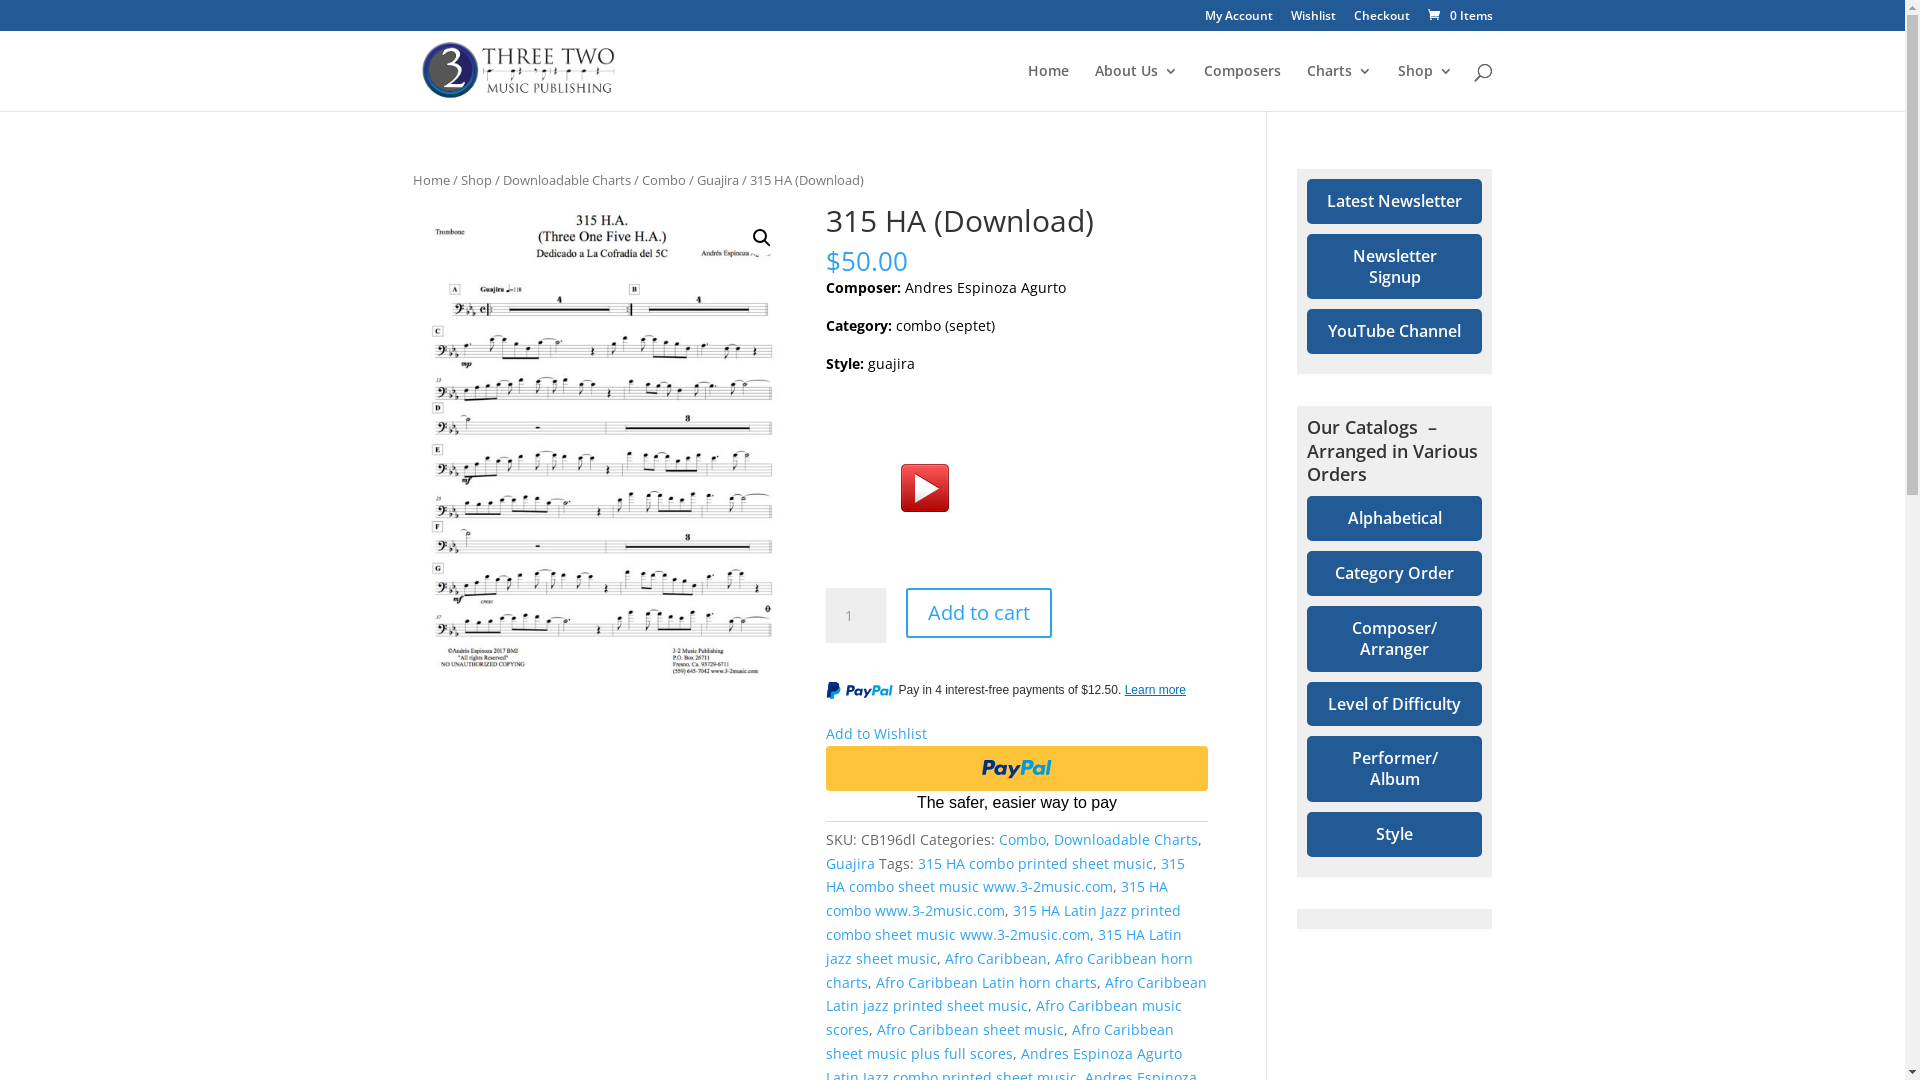 The width and height of the screenshot is (1920, 1080). I want to click on 'Guajira', so click(850, 862).